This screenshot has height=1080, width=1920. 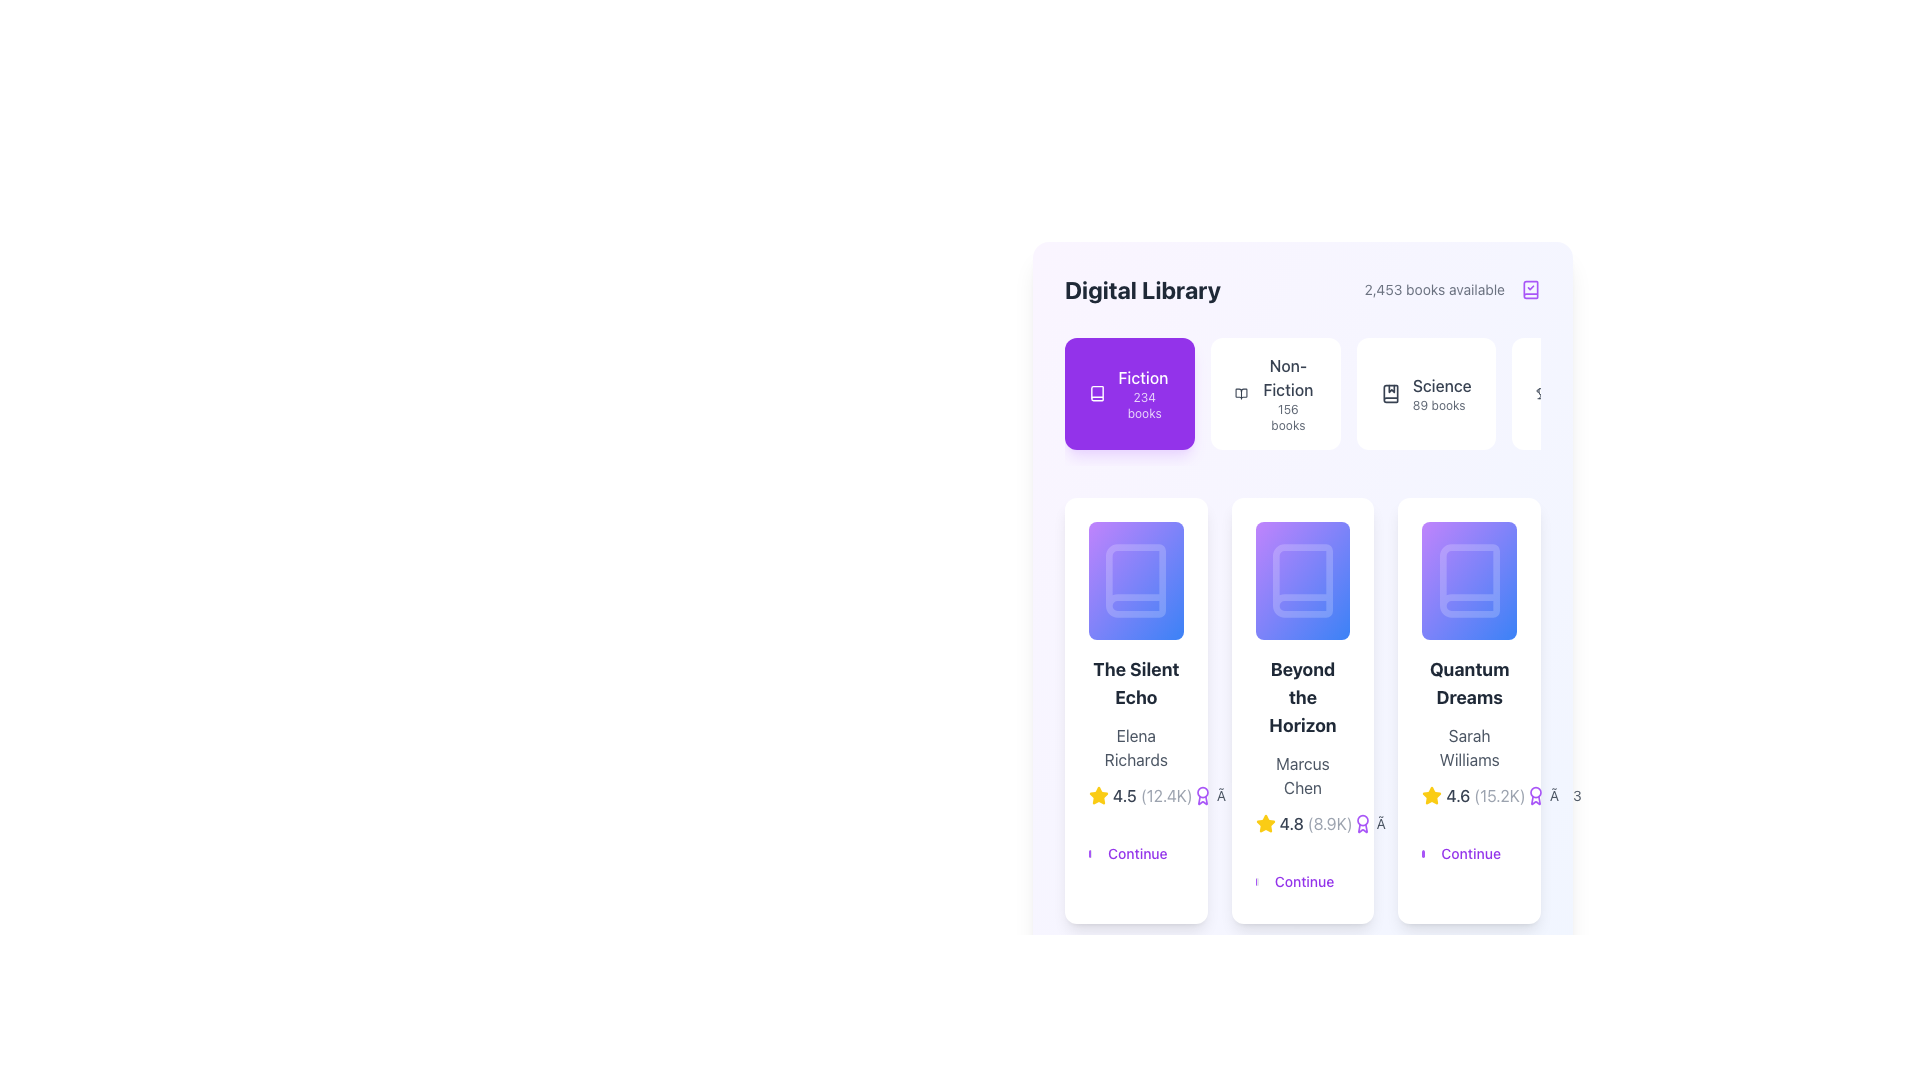 What do you see at coordinates (1302, 824) in the screenshot?
I see `the yellow star icon in the rating display` at bounding box center [1302, 824].